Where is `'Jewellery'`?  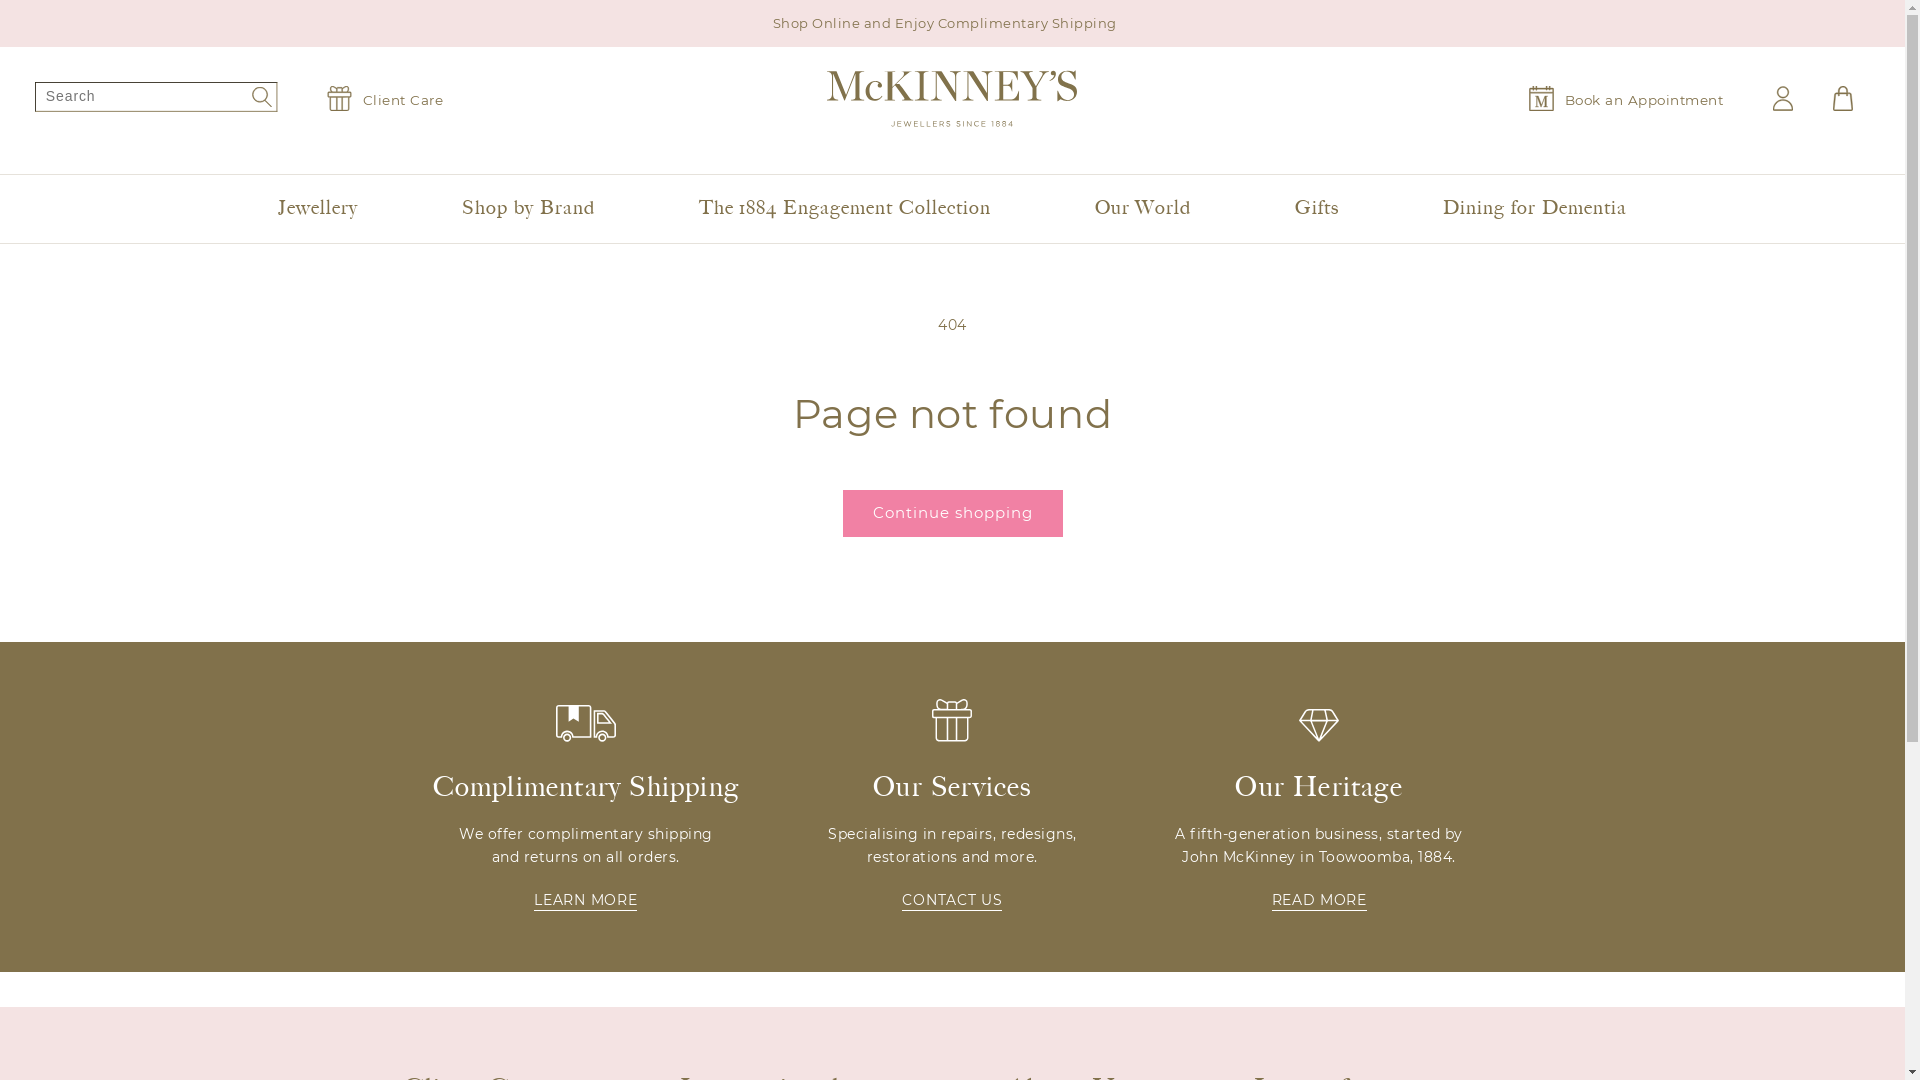 'Jewellery' is located at coordinates (316, 208).